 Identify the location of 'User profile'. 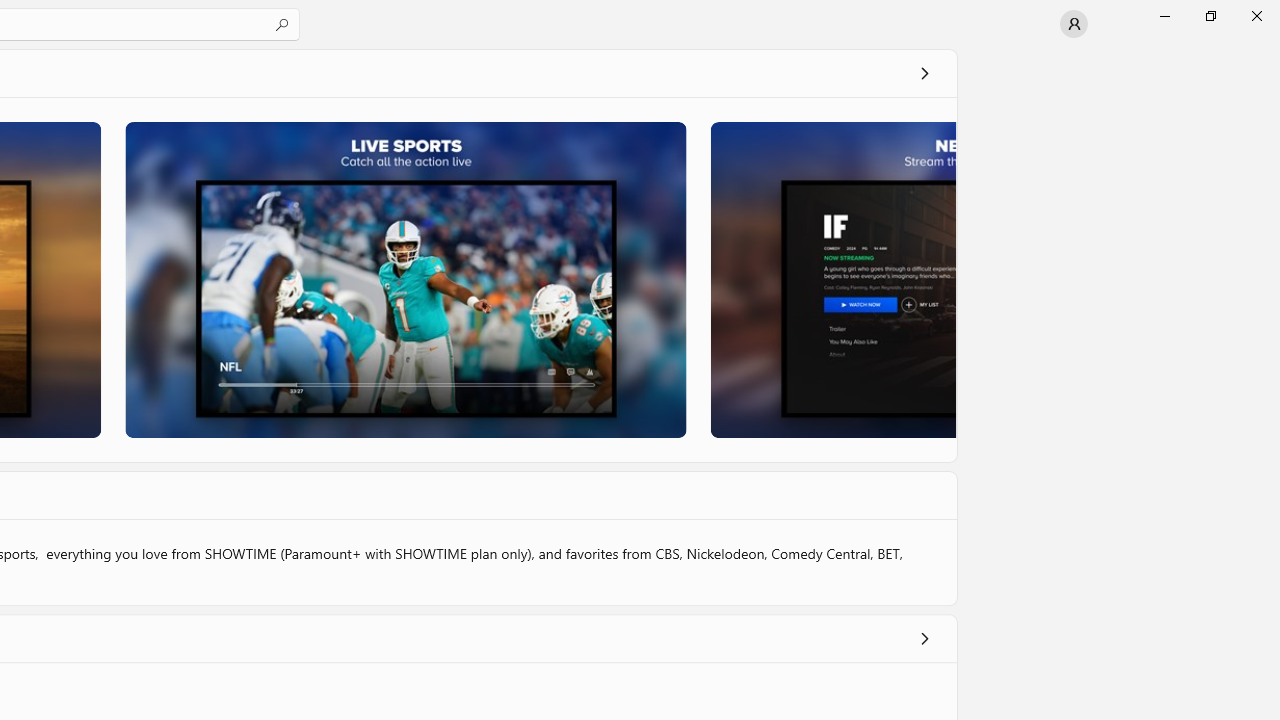
(1072, 24).